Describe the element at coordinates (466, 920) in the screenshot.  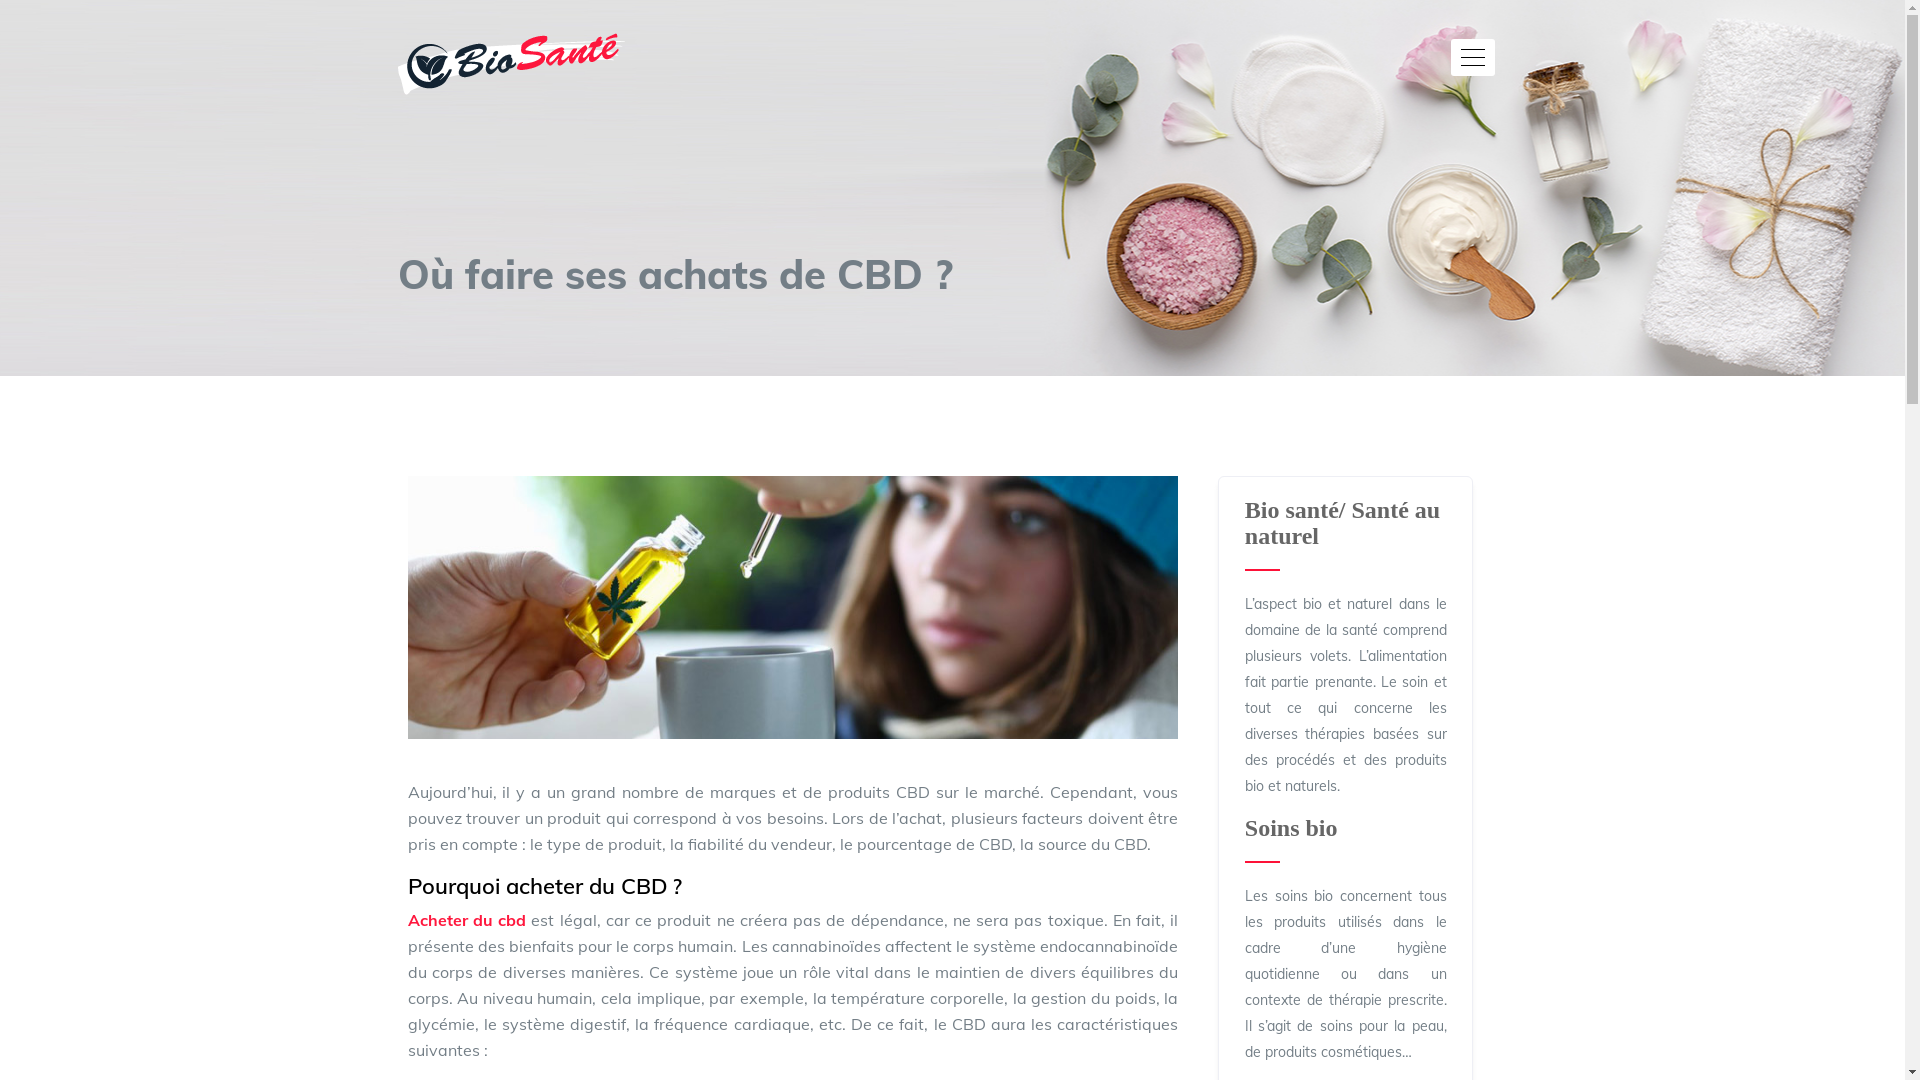
I see `'Acheter du cbd'` at that location.